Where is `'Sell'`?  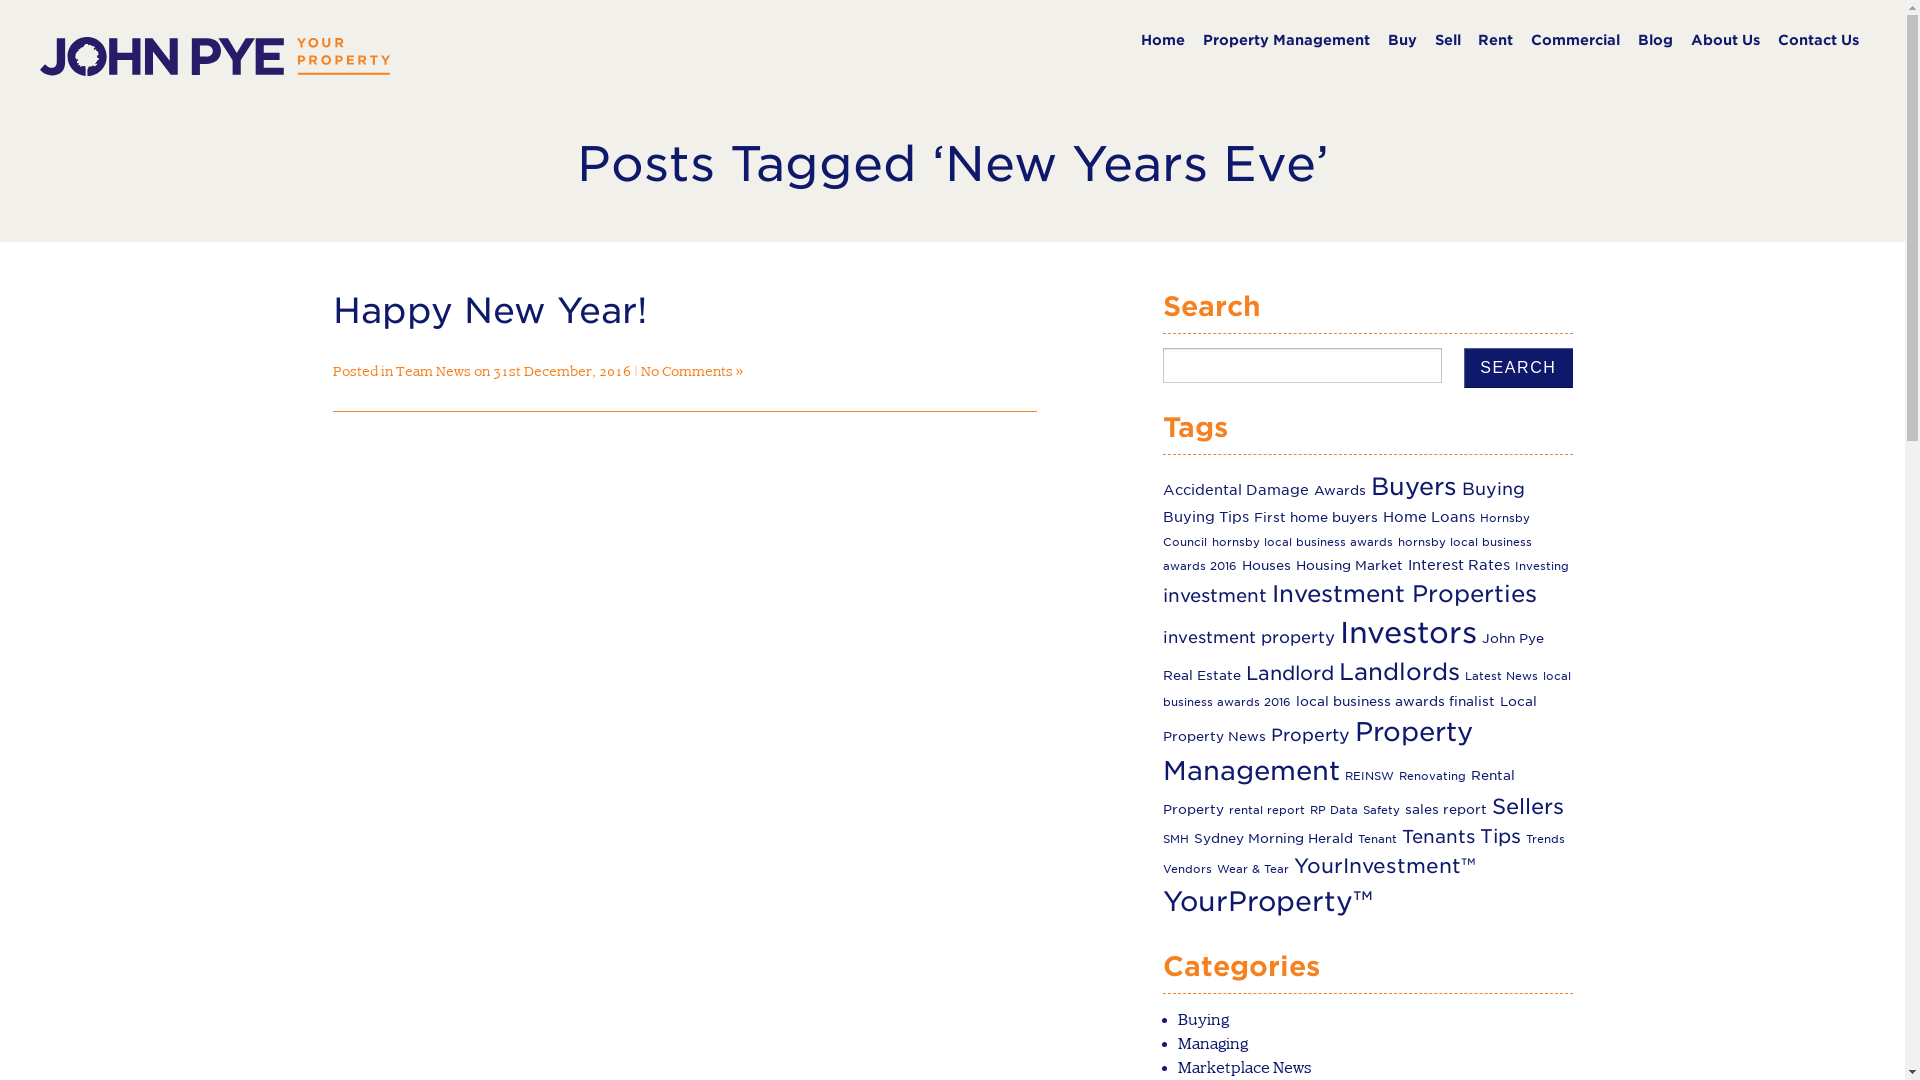 'Sell' is located at coordinates (1448, 39).